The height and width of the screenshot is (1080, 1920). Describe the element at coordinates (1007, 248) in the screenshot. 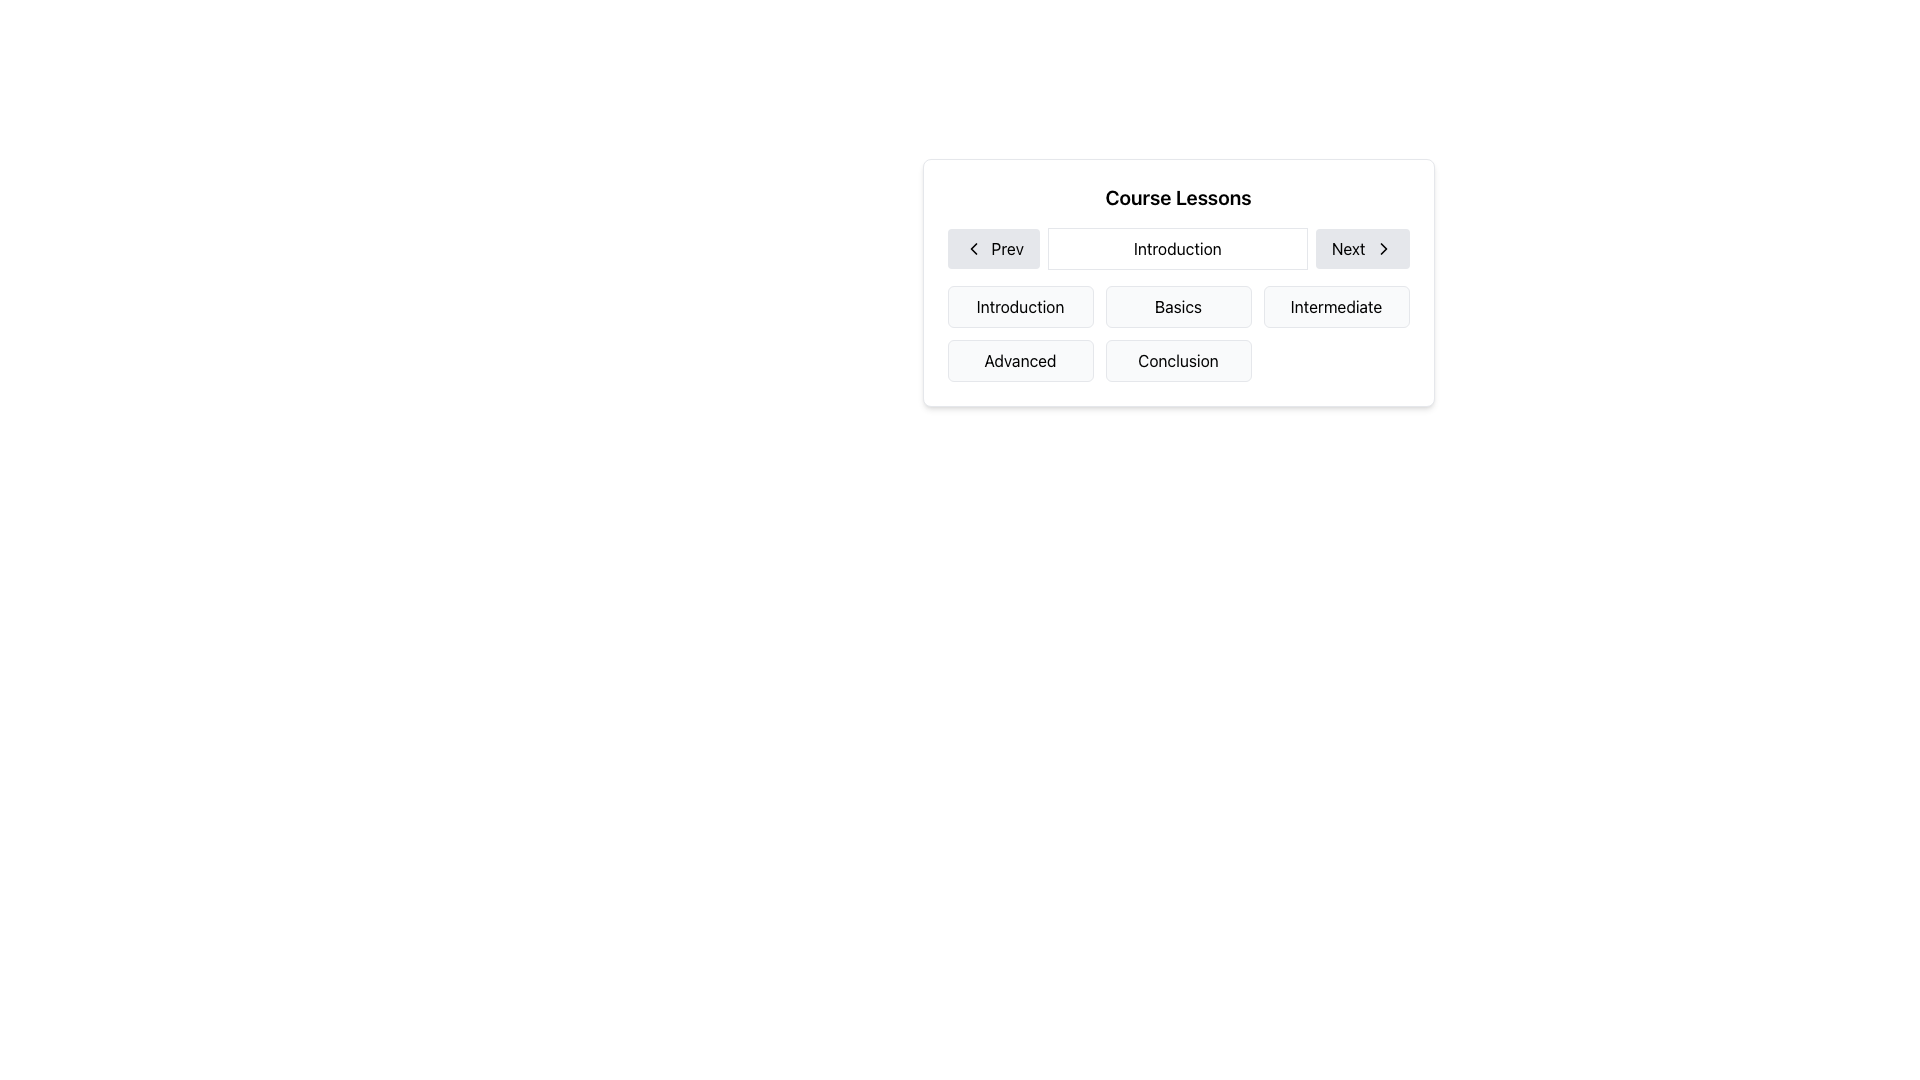

I see `the 'Prev' text inside the 'Previous' button` at that location.